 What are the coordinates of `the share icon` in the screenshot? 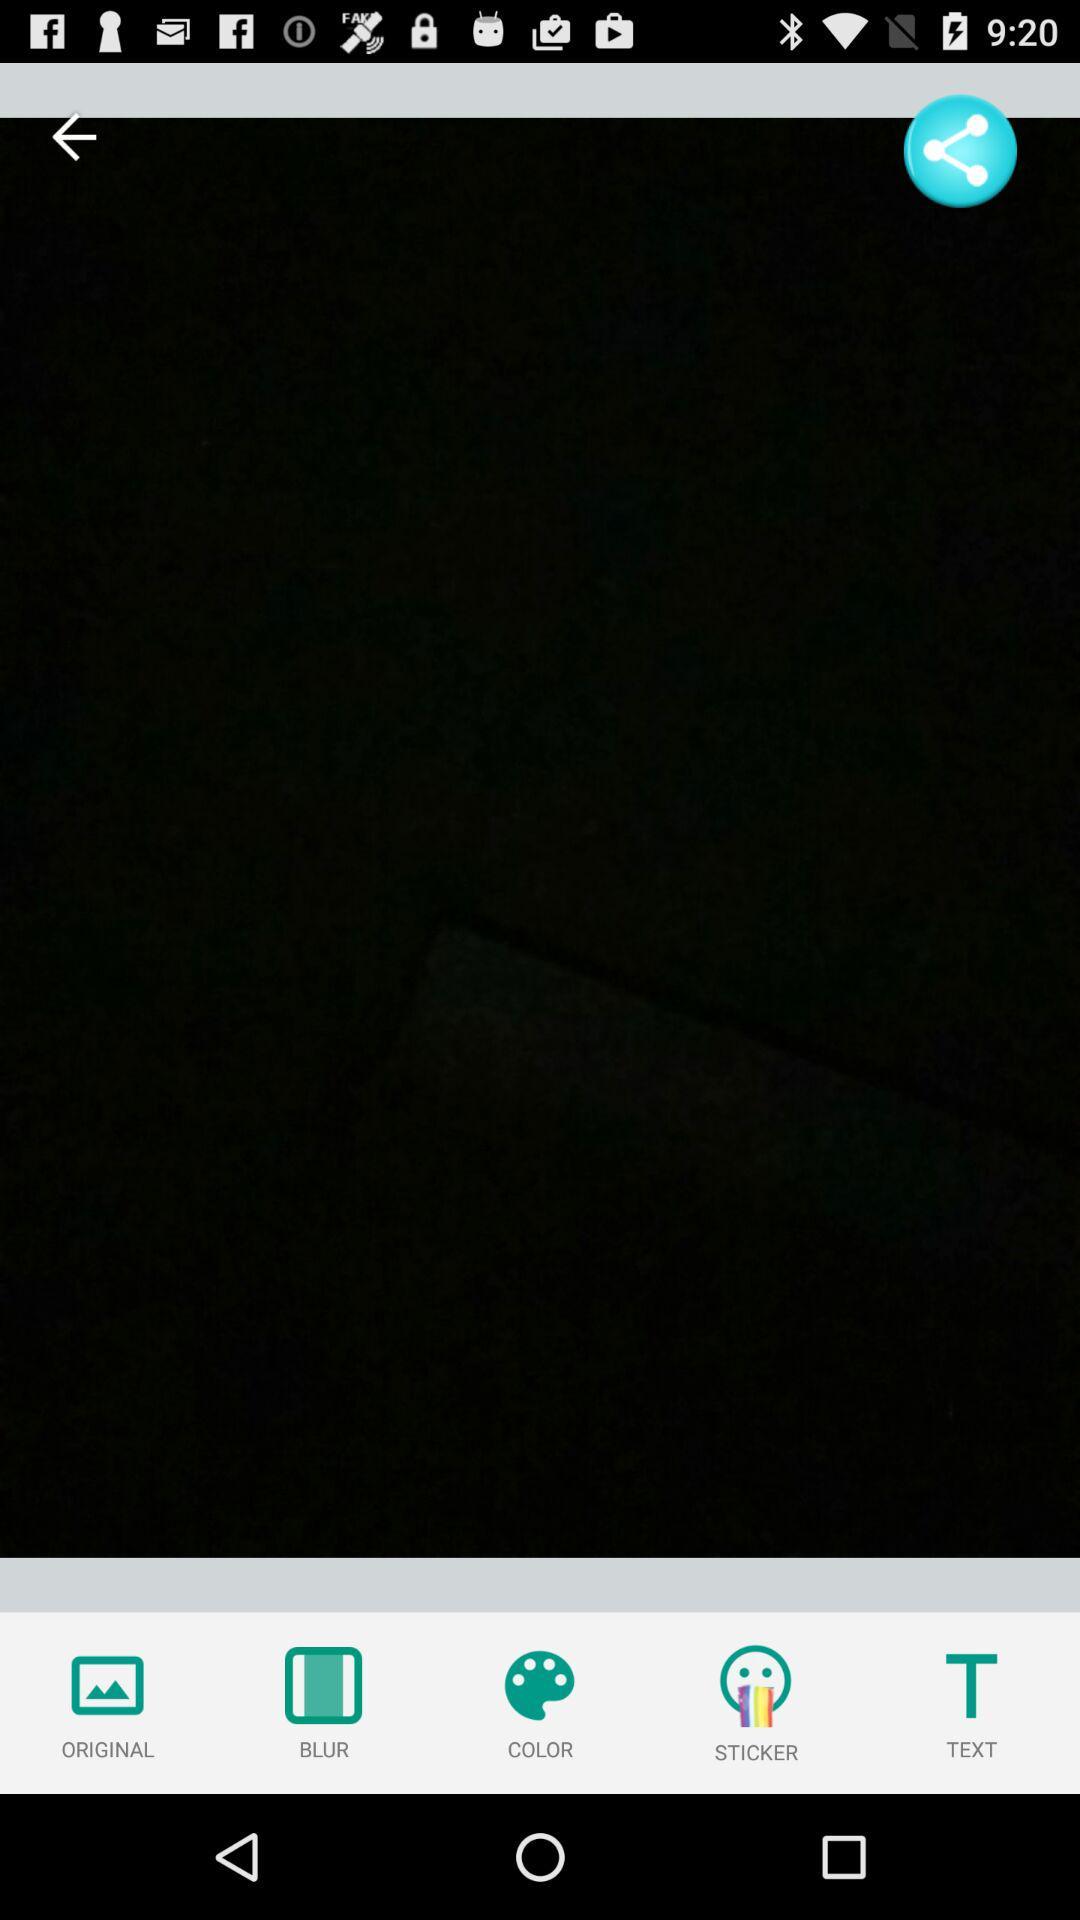 It's located at (959, 161).